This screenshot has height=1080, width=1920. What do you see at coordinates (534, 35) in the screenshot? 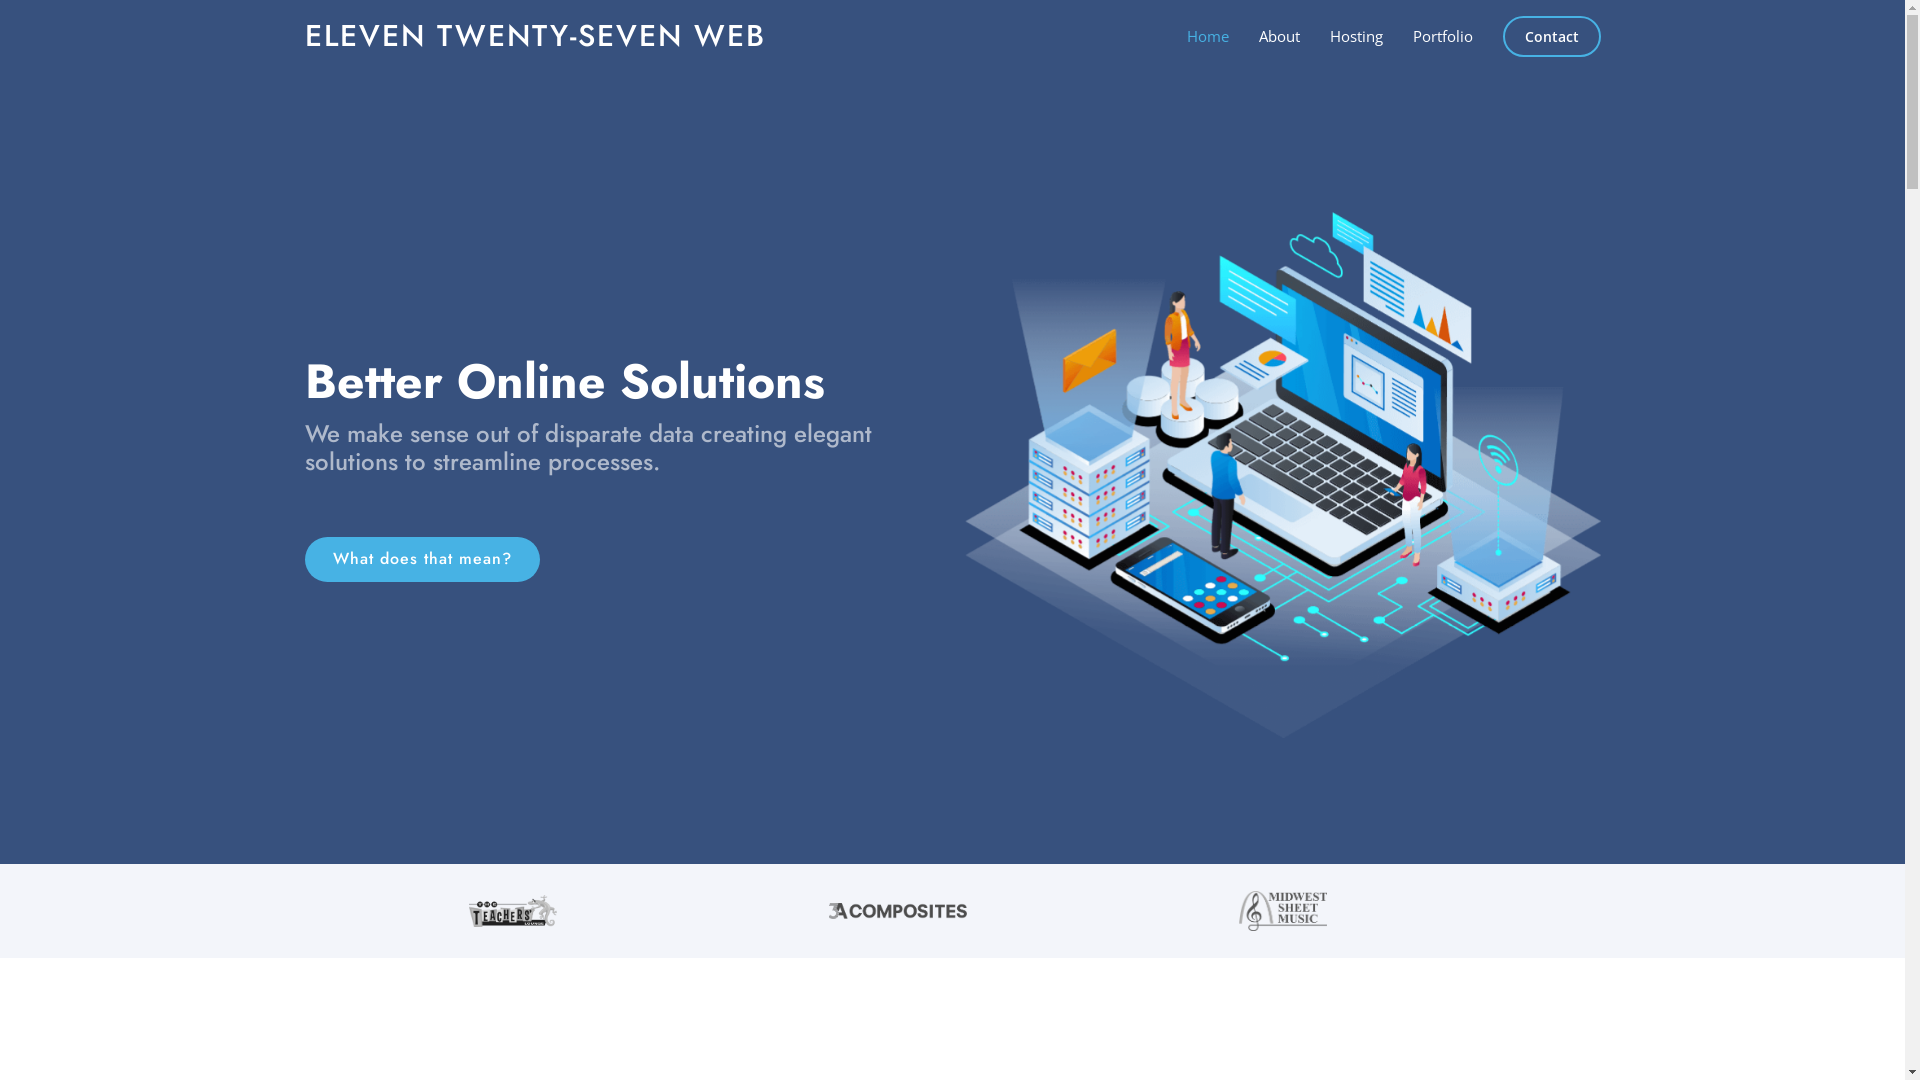
I see `'ELEVEN TWENTY-SEVEN WEB'` at bounding box center [534, 35].